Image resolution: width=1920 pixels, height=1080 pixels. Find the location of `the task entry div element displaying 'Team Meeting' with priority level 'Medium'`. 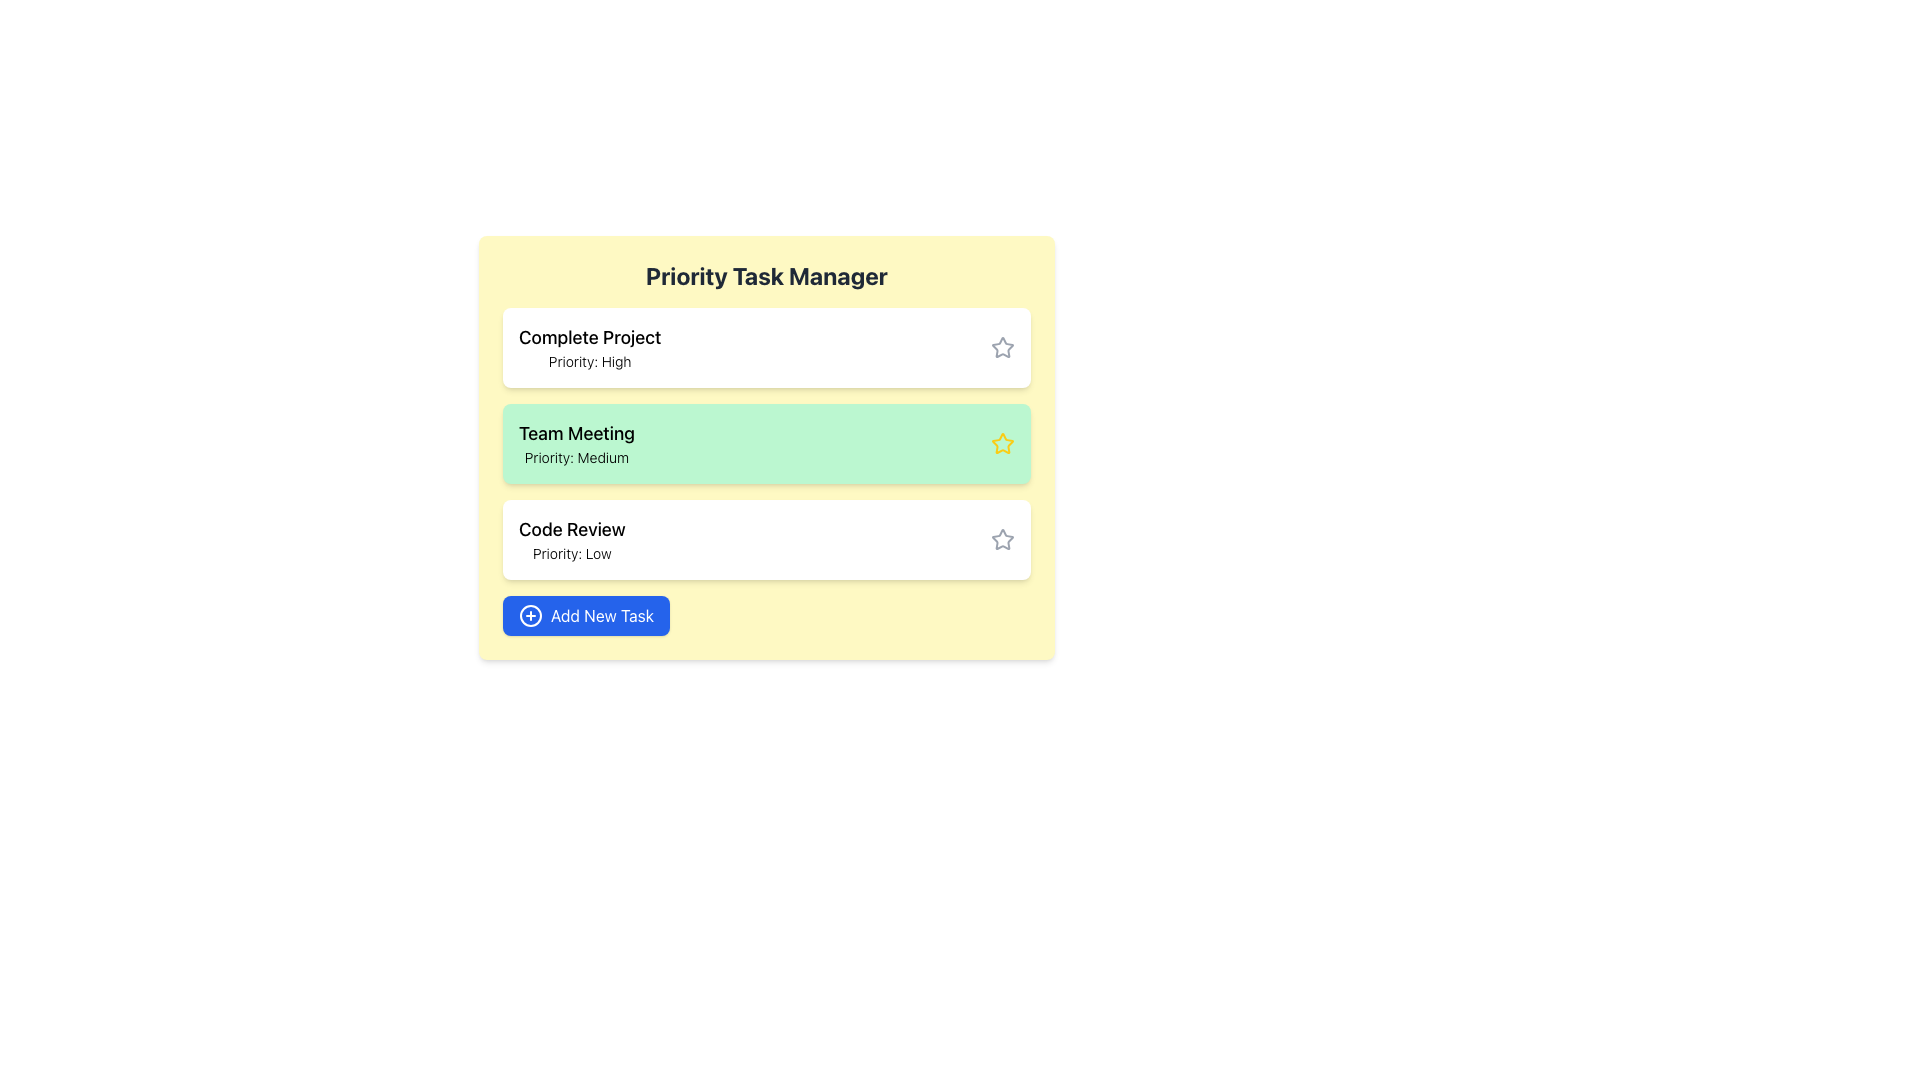

the task entry div element displaying 'Team Meeting' with priority level 'Medium' is located at coordinates (766, 442).